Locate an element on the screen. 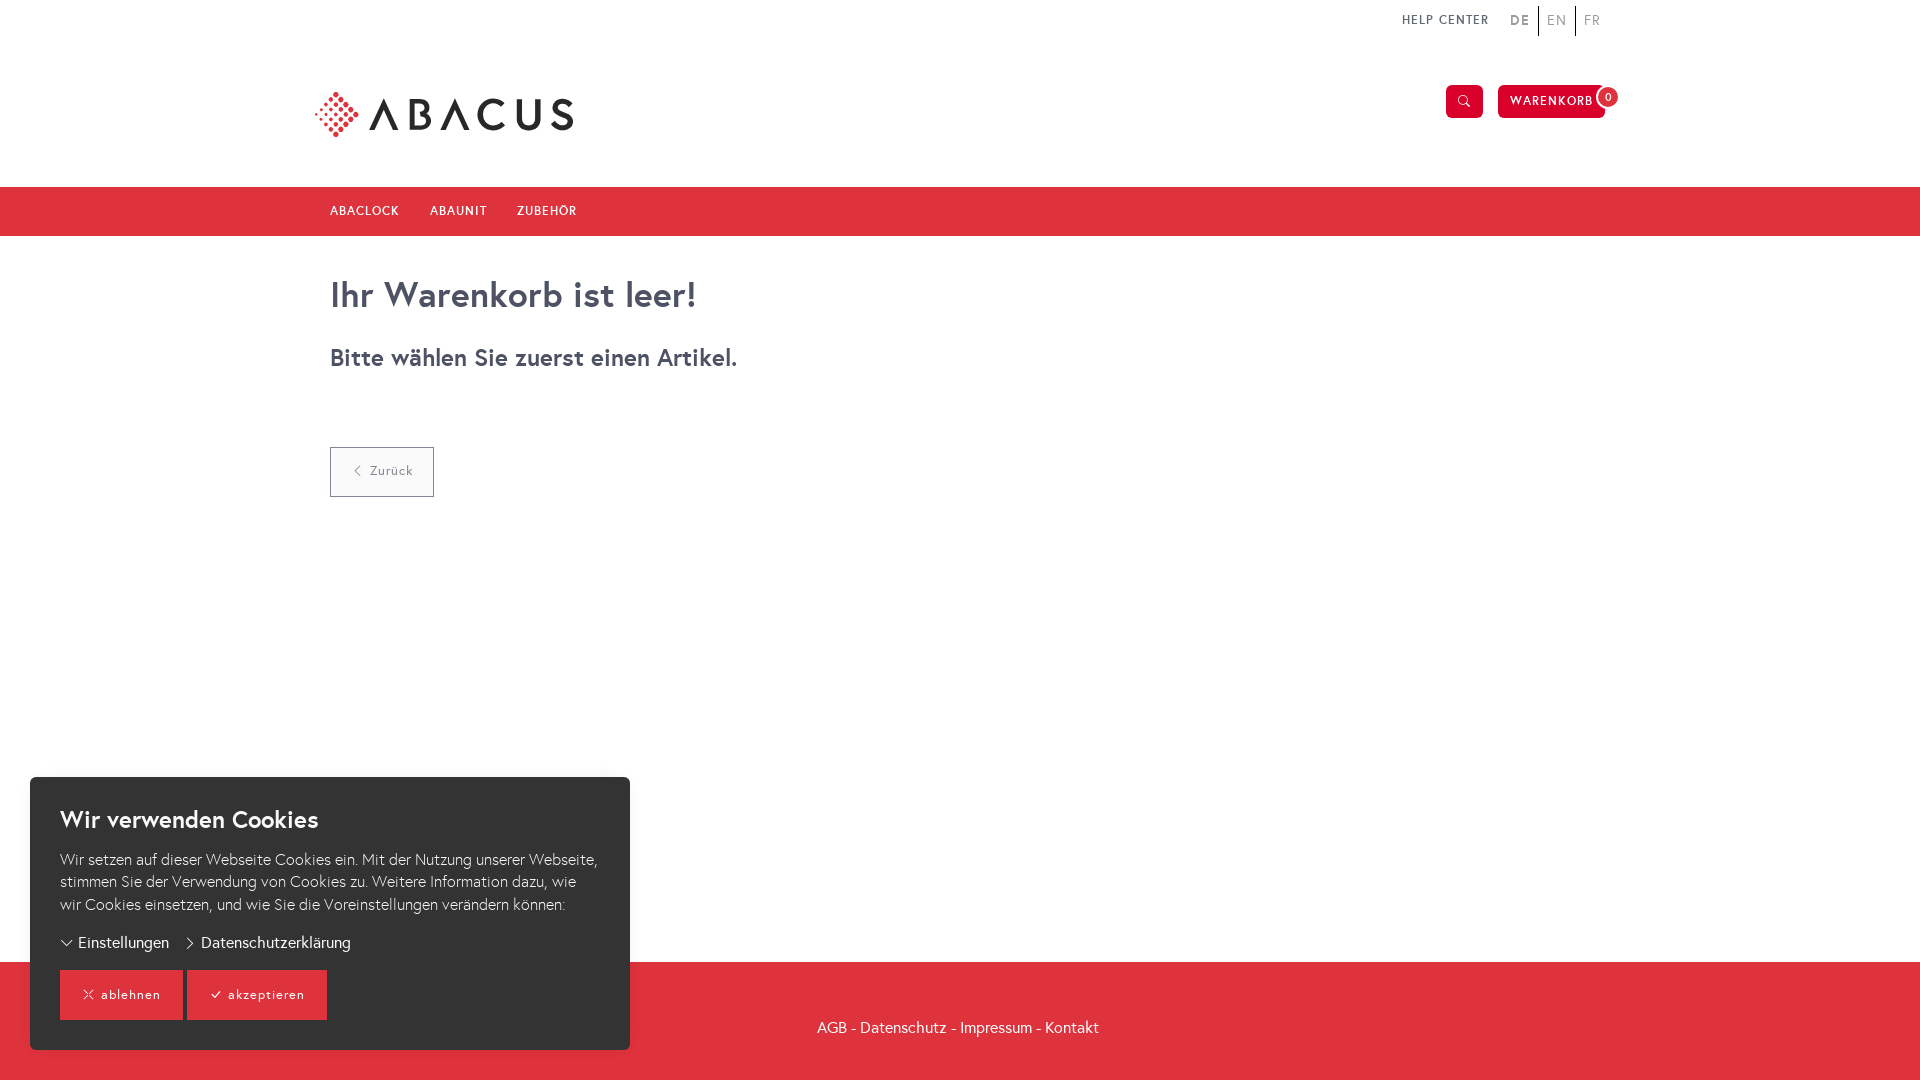  'Suche' is located at coordinates (1464, 101).